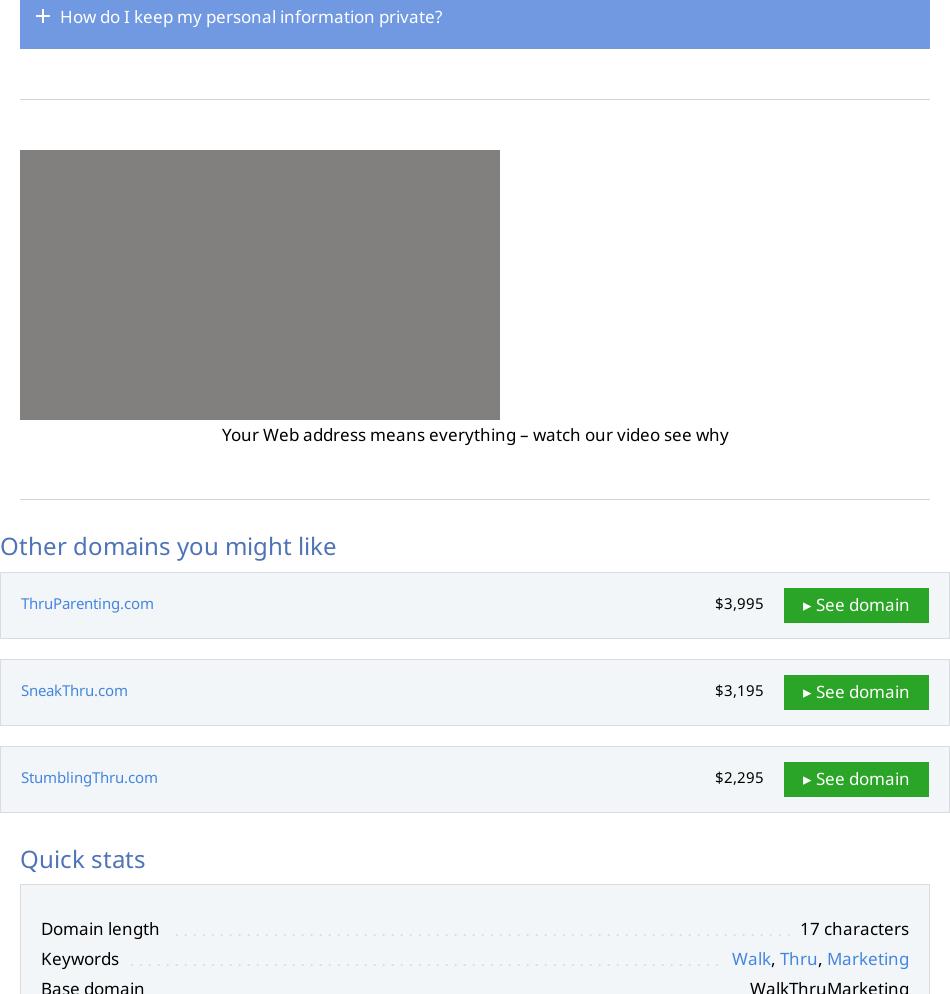 This screenshot has width=950, height=994. Describe the element at coordinates (168, 544) in the screenshot. I see `'Other domains you might like'` at that location.